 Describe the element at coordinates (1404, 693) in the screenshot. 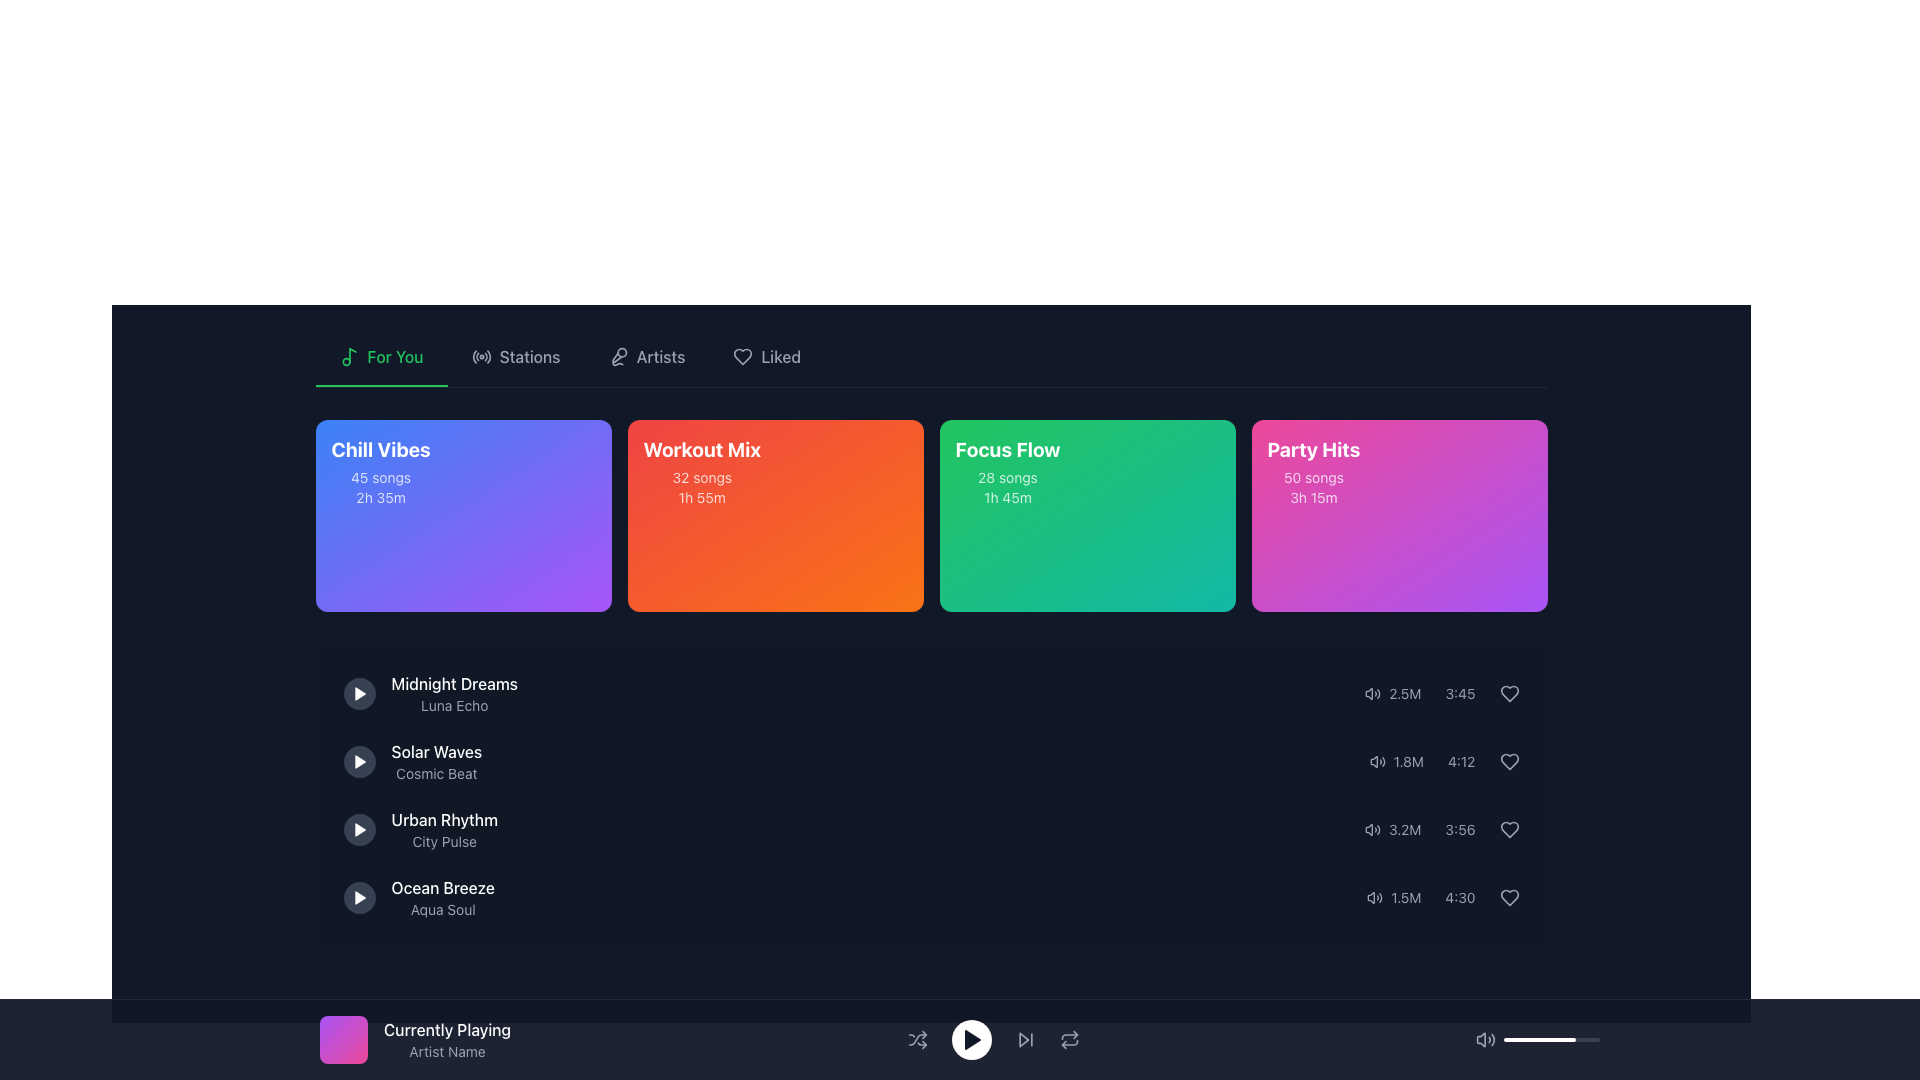

I see `the static text displaying the song's popularity count, located to the right of the speaker icon and left of the song duration` at that location.